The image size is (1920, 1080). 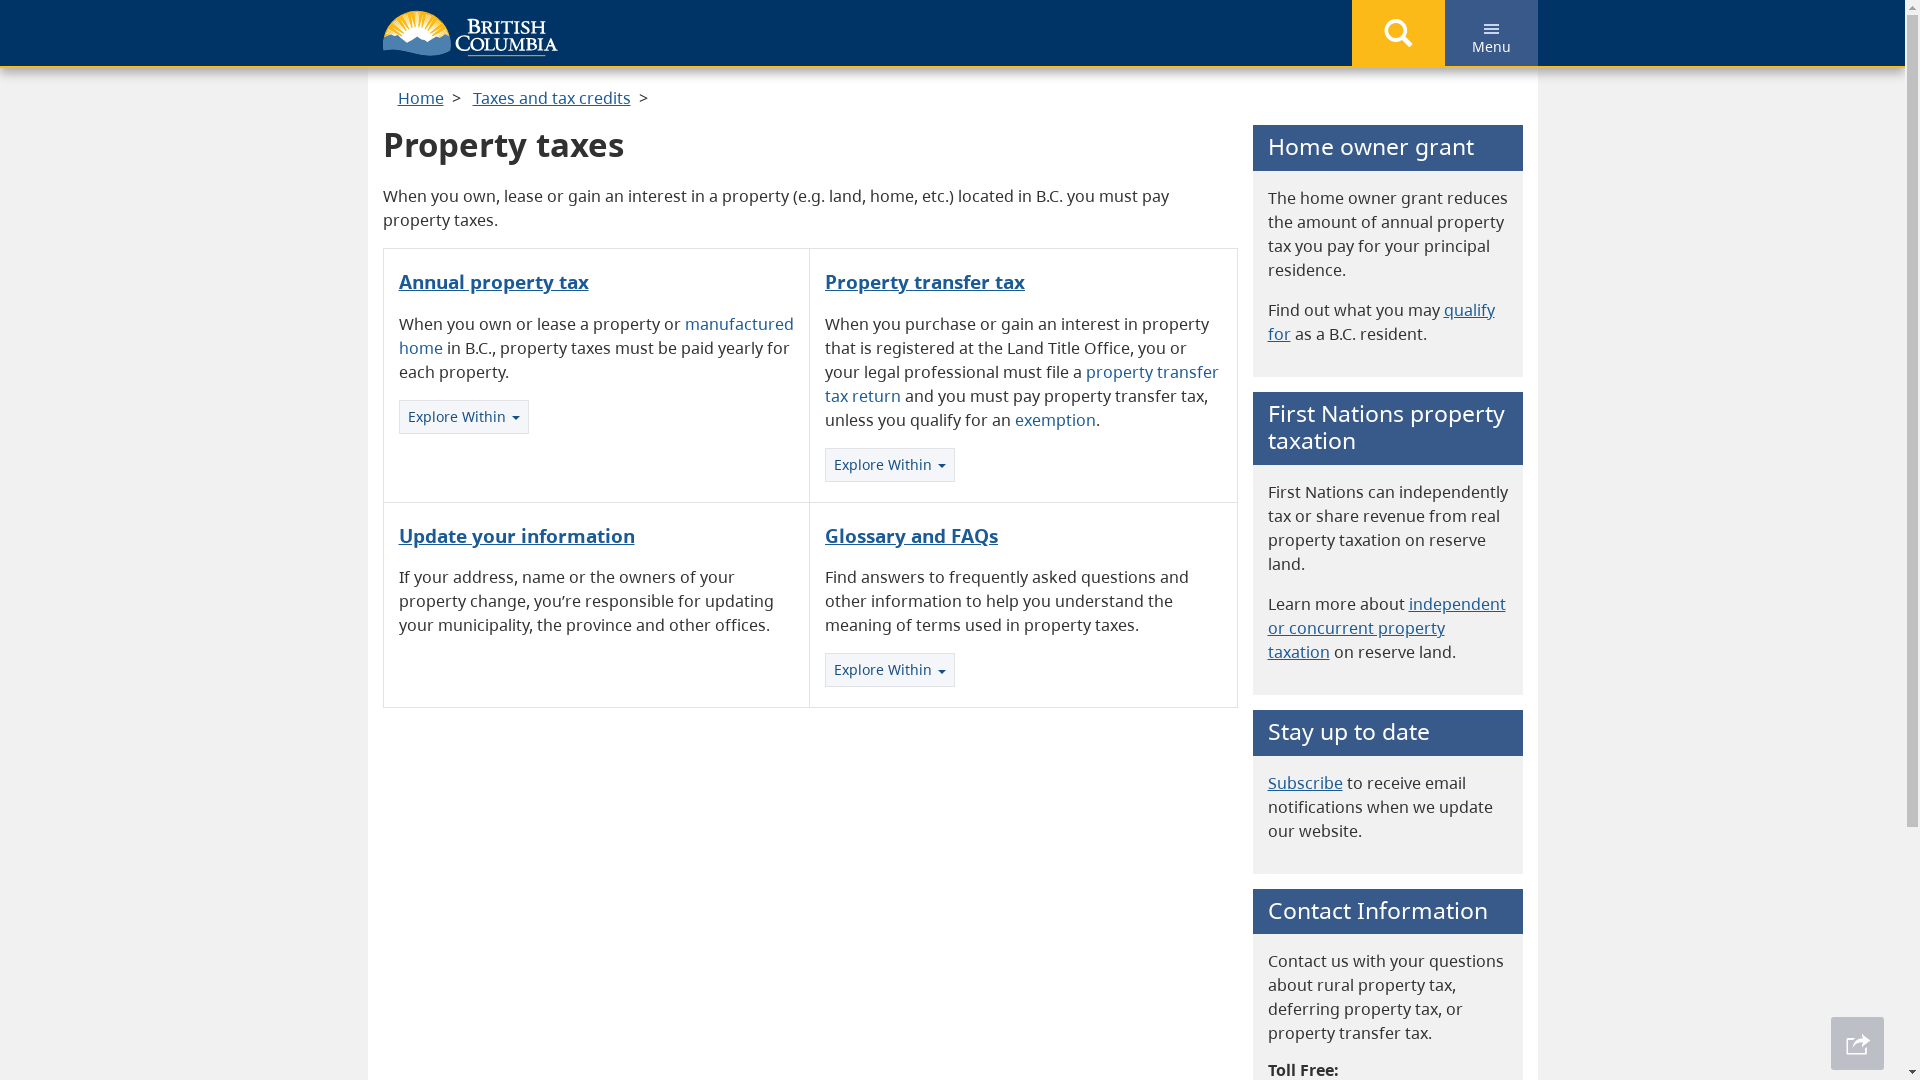 I want to click on 'Government of B.C.', so click(x=468, y=33).